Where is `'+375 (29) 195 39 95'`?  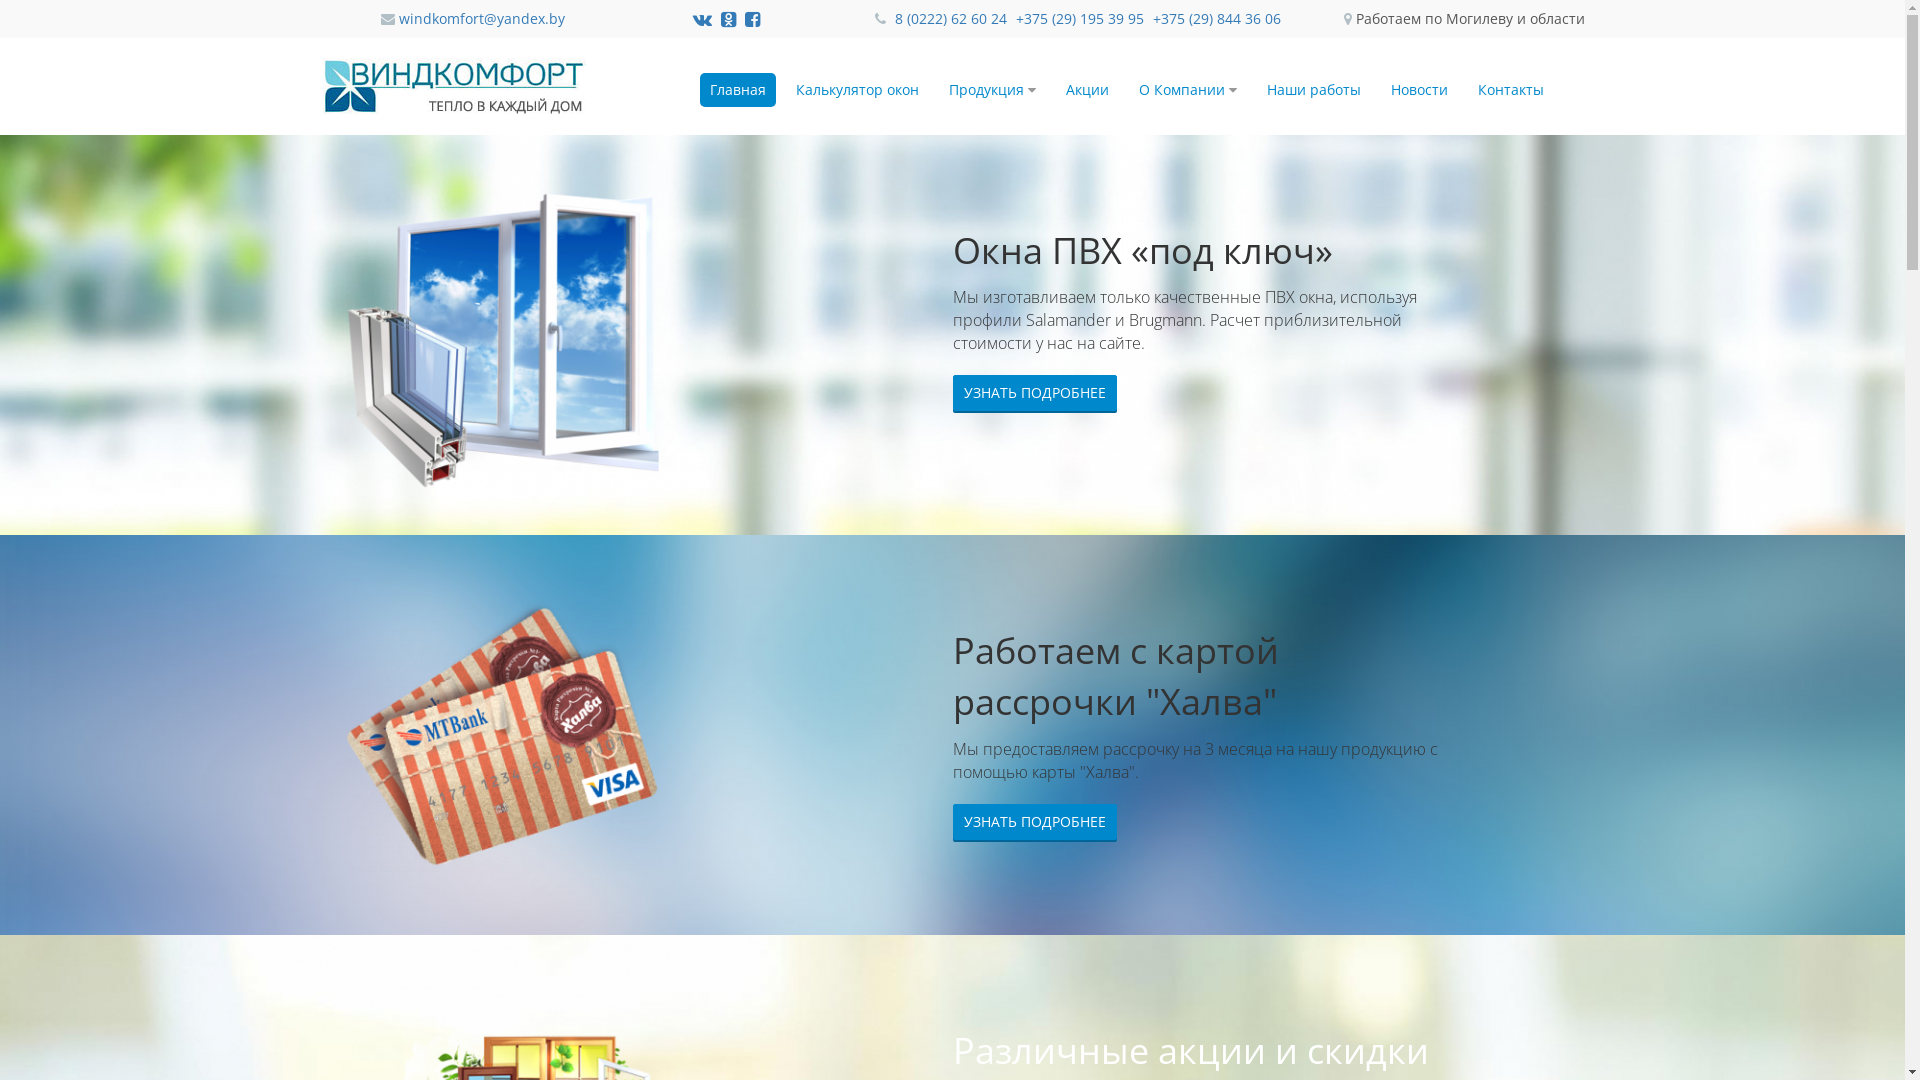 '+375 (29) 195 39 95' is located at coordinates (1080, 18).